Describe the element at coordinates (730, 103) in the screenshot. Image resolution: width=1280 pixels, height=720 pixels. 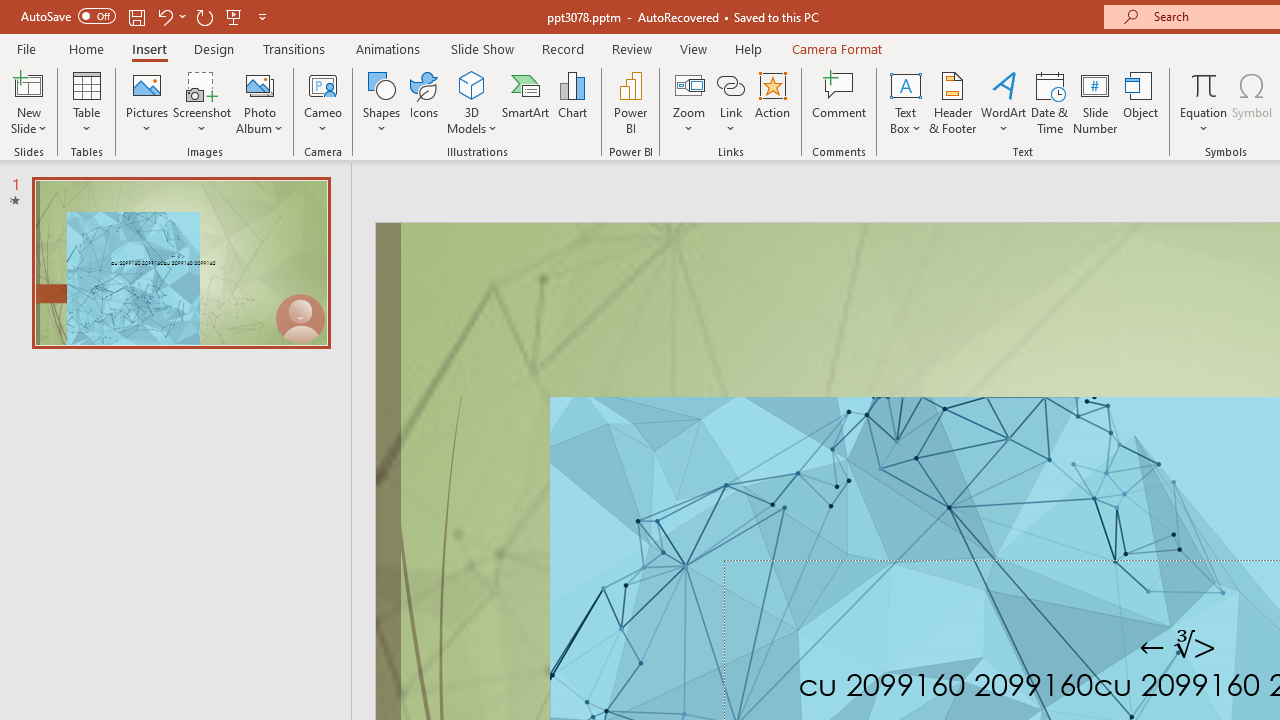
I see `'Link'` at that location.